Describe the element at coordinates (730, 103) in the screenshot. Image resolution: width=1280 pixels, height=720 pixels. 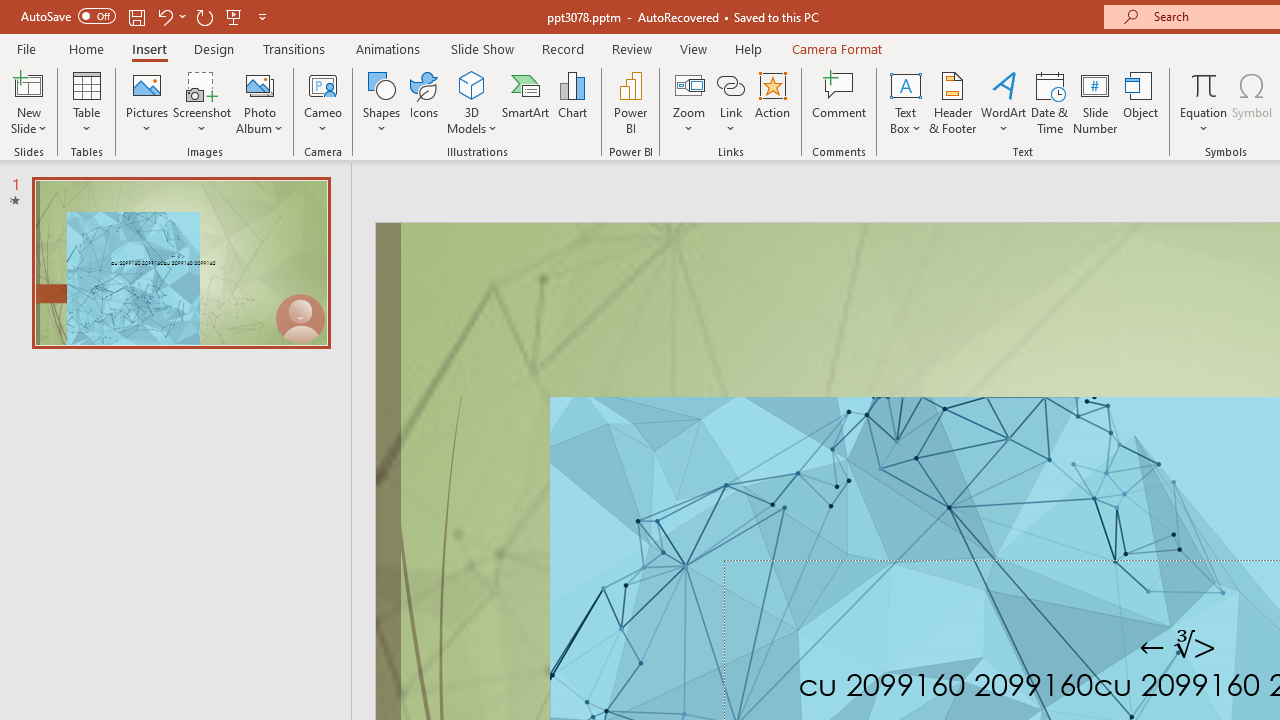
I see `'Link'` at that location.